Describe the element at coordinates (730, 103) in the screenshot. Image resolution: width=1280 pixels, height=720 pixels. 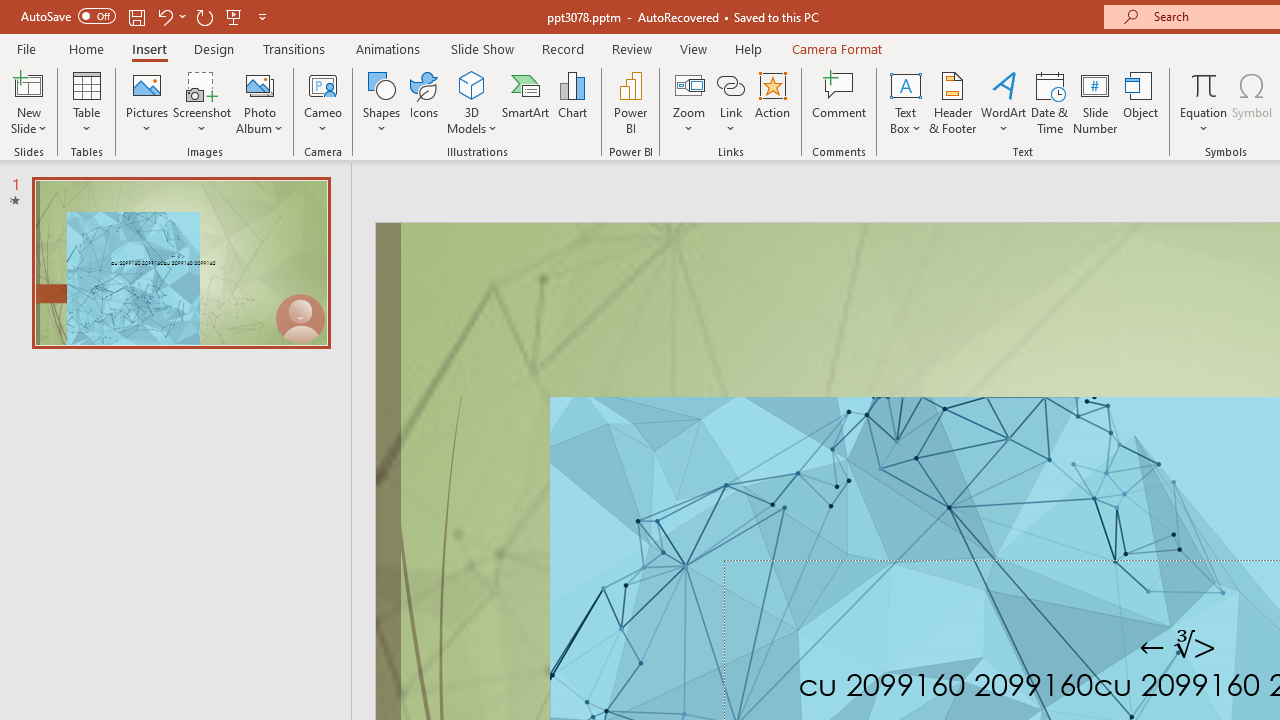
I see `'Link'` at that location.